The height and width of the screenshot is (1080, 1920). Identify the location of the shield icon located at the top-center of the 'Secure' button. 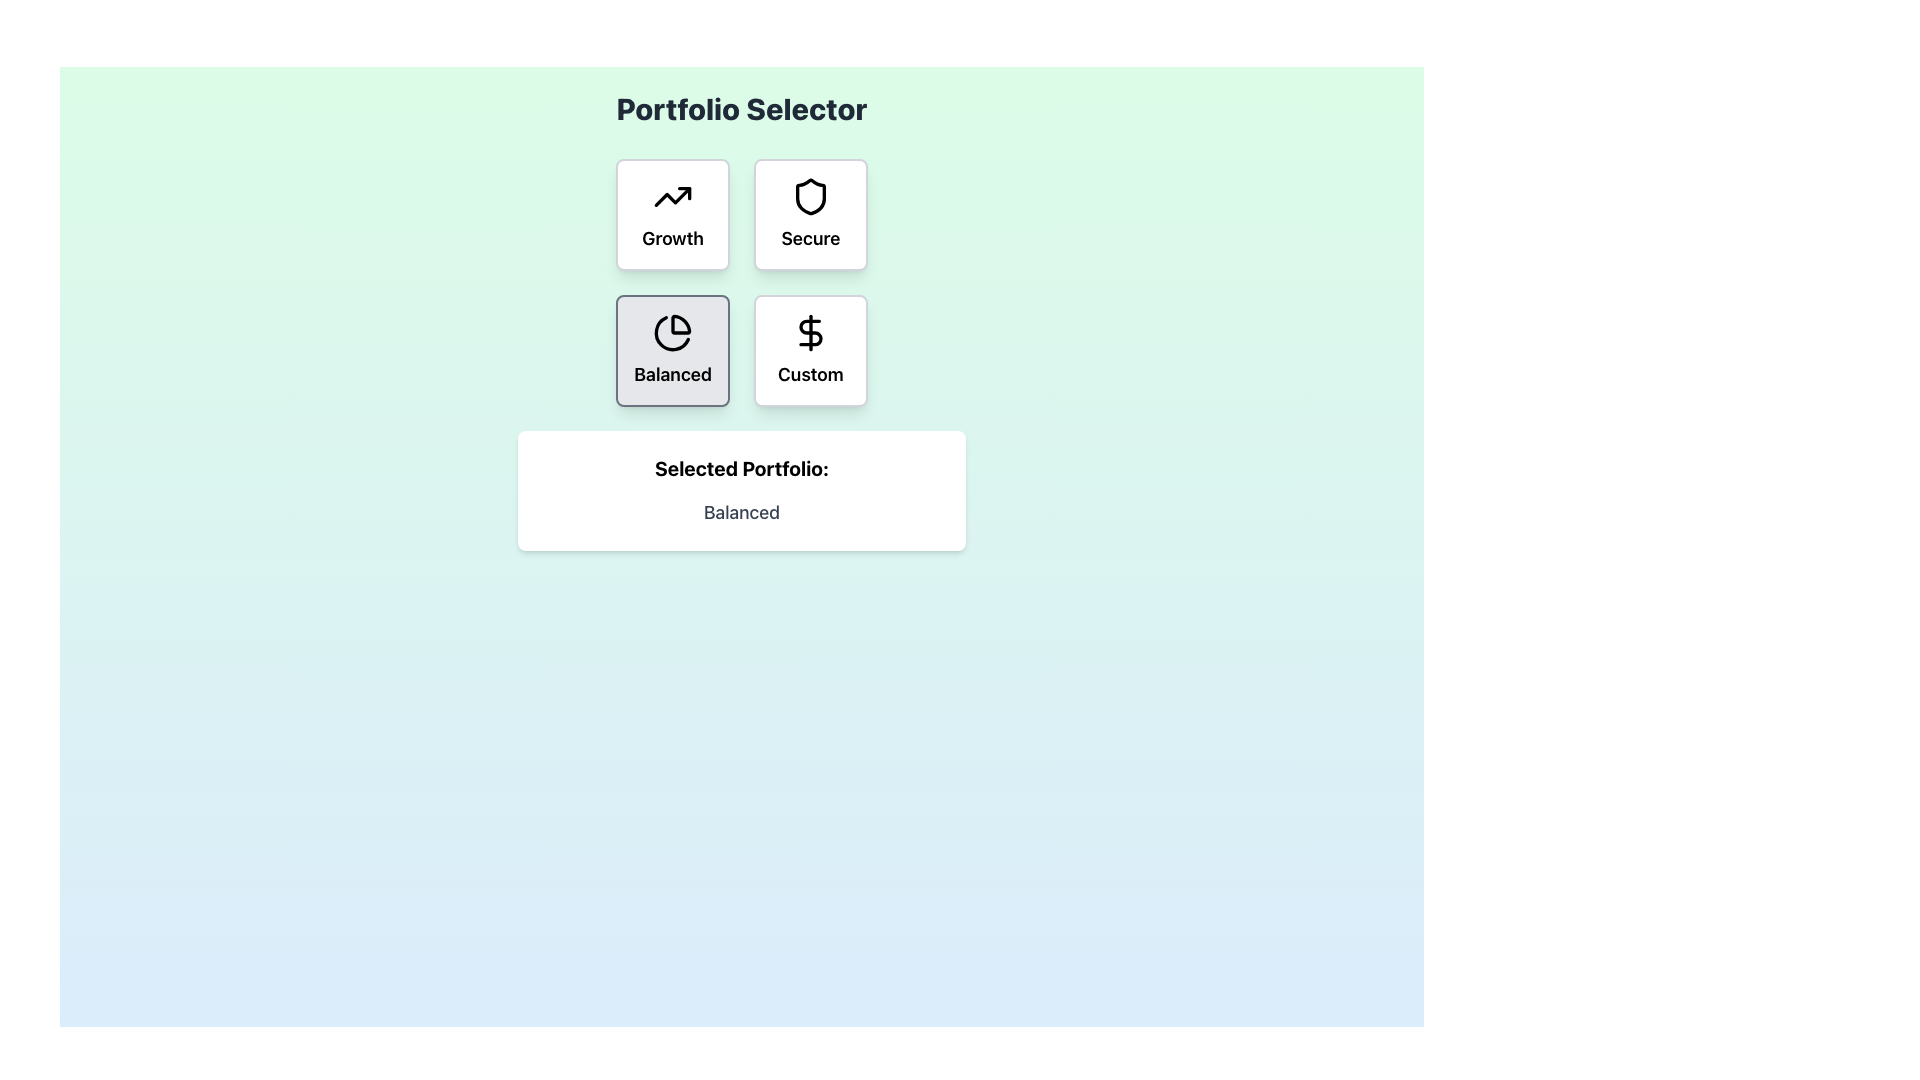
(810, 196).